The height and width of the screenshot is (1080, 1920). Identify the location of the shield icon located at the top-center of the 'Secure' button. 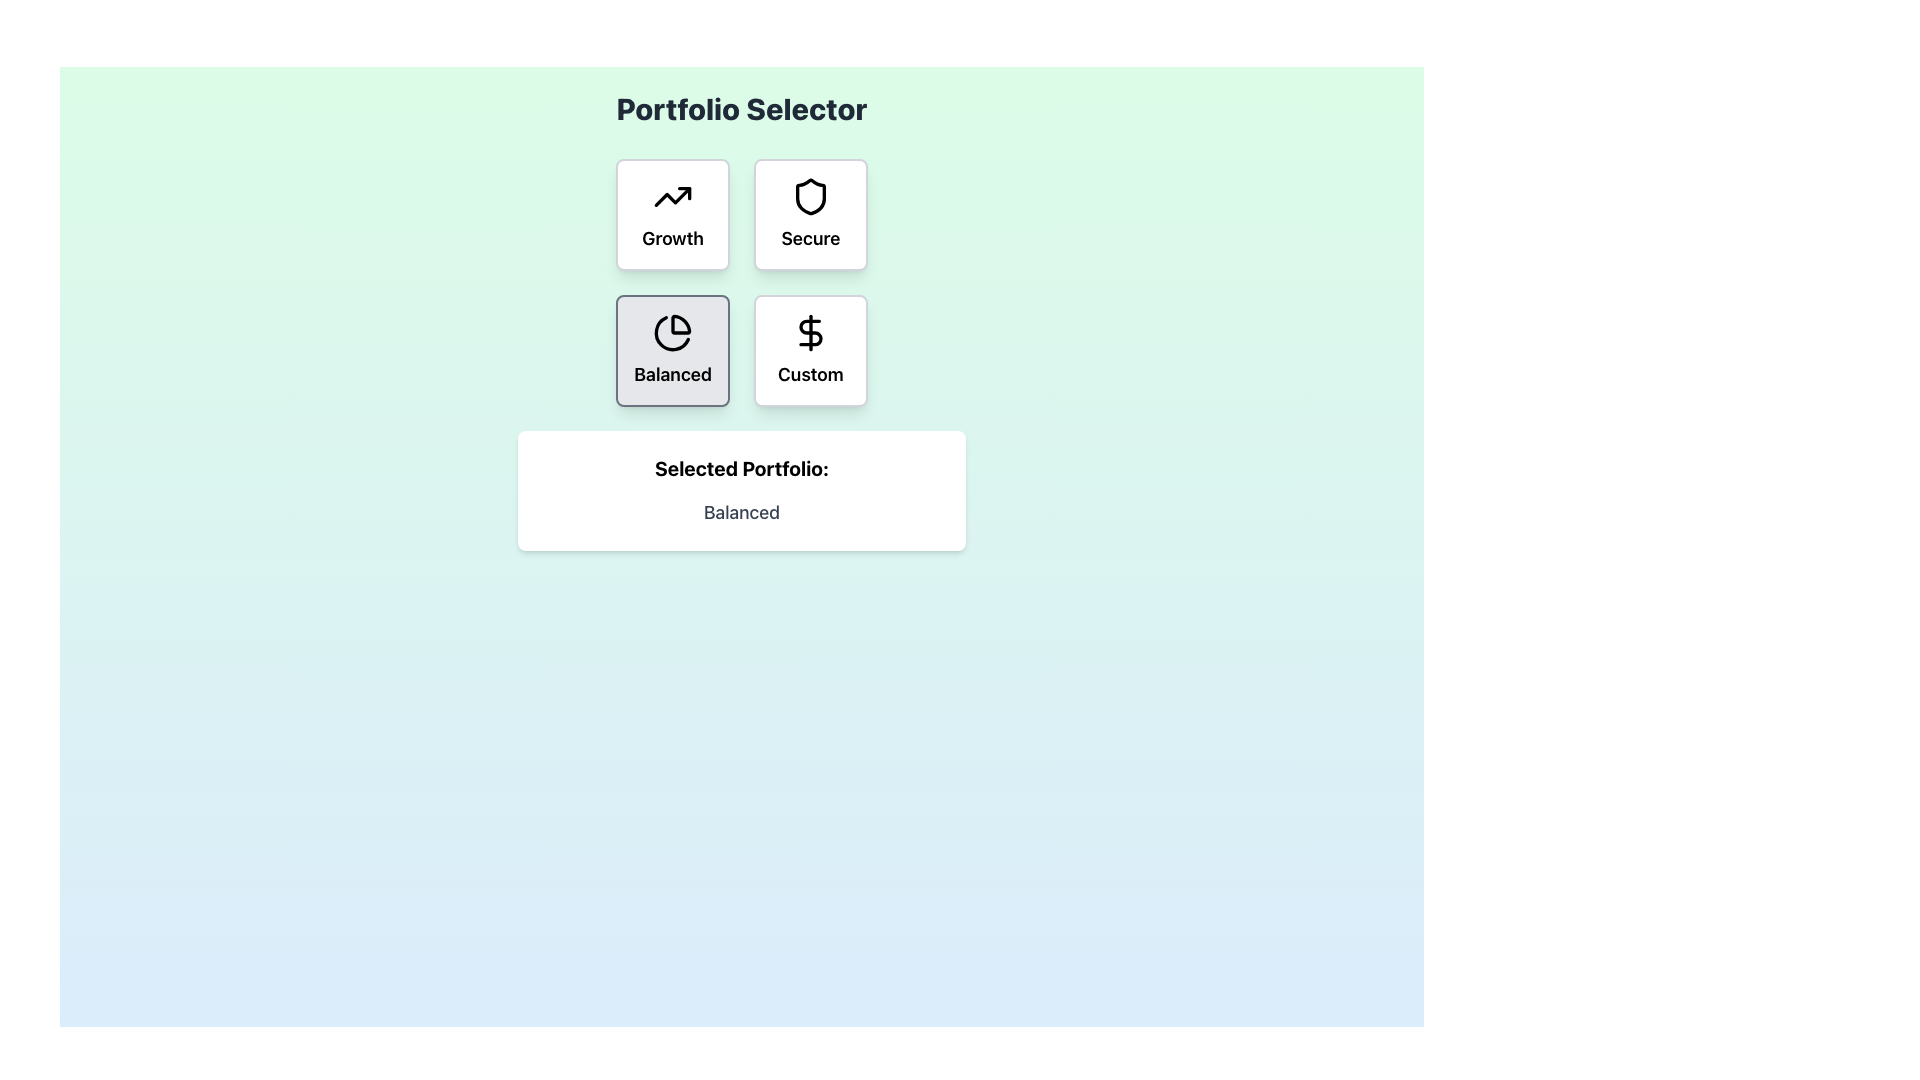
(810, 196).